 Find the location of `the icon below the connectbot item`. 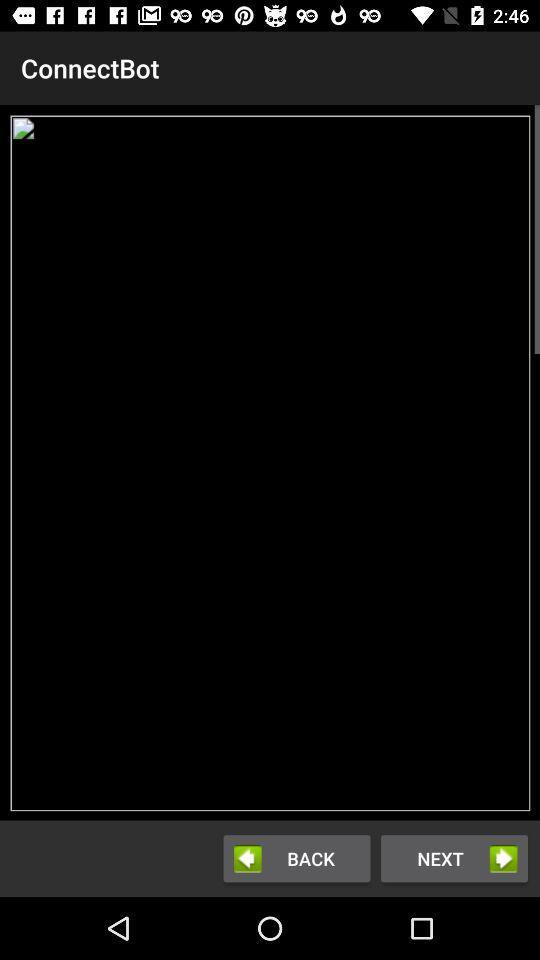

the icon below the connectbot item is located at coordinates (270, 462).